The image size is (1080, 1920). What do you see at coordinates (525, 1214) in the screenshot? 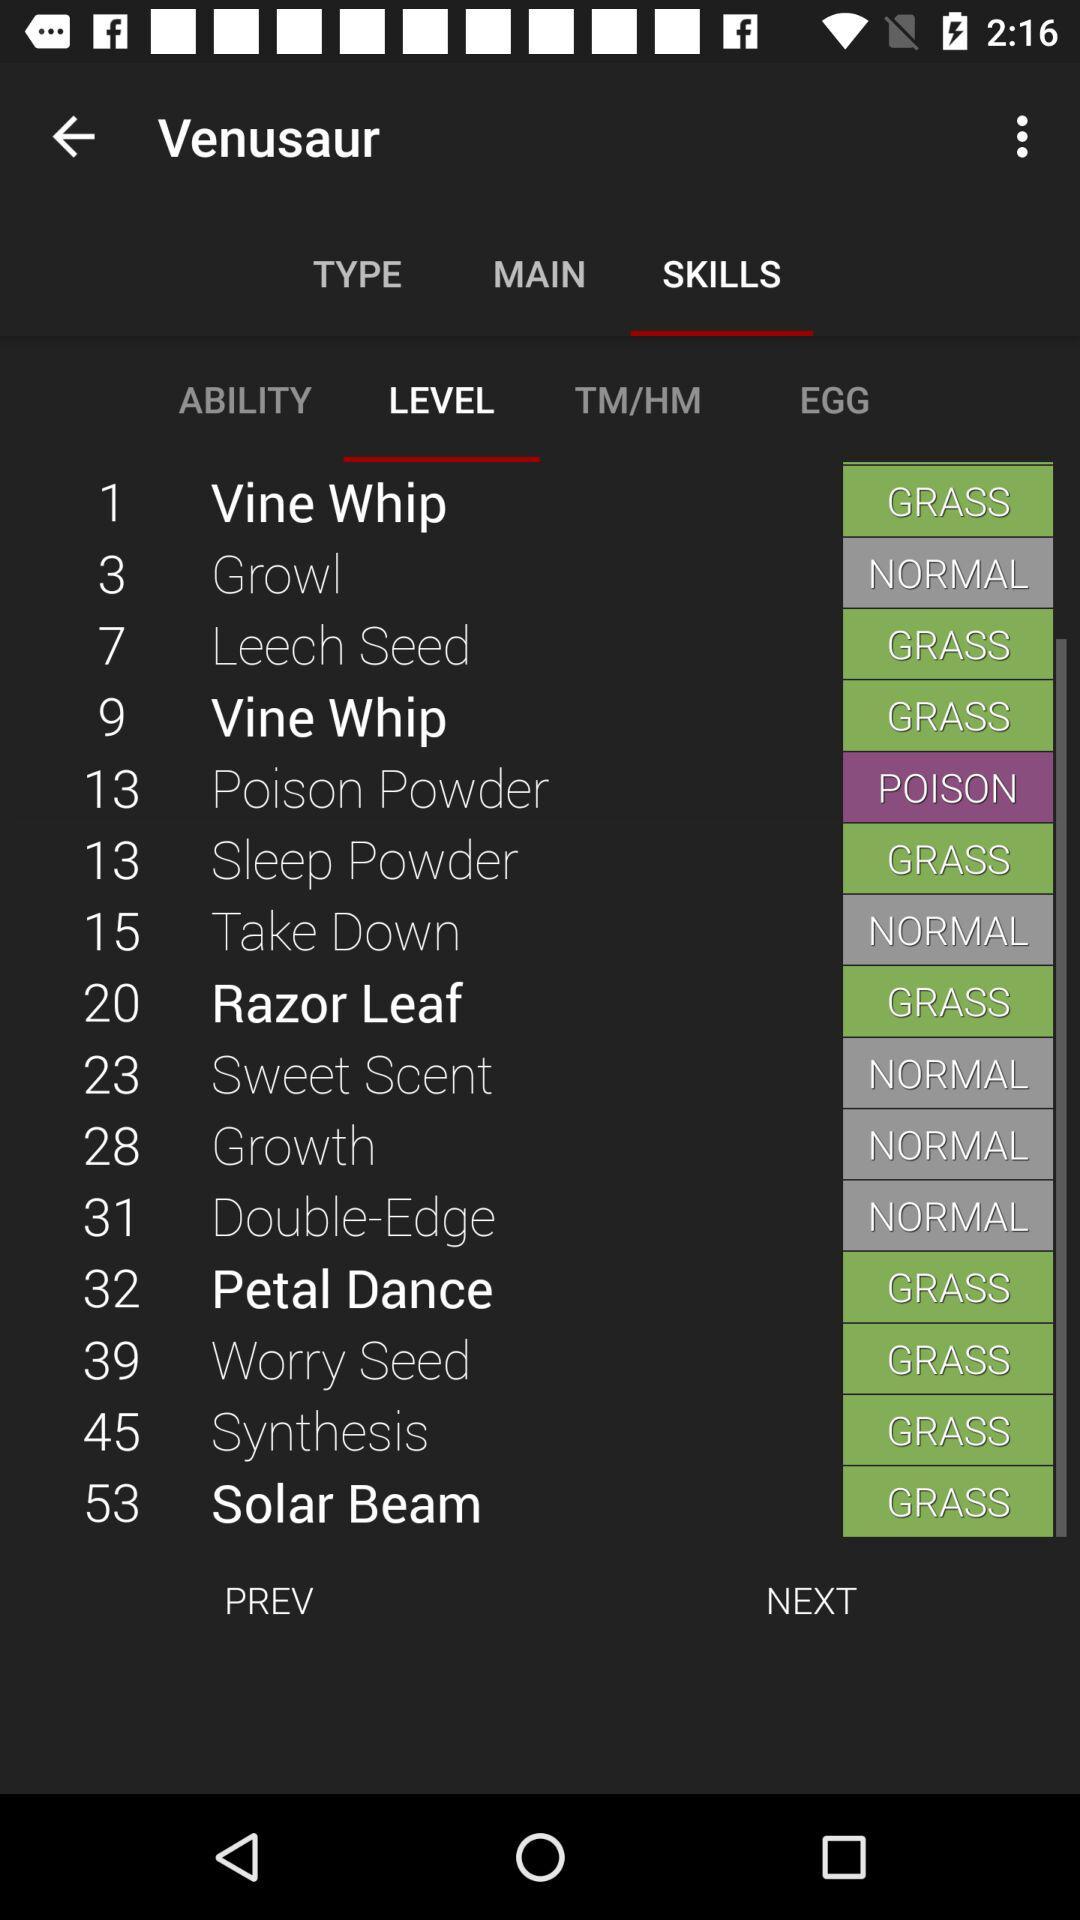
I see `the double-edge item` at bounding box center [525, 1214].